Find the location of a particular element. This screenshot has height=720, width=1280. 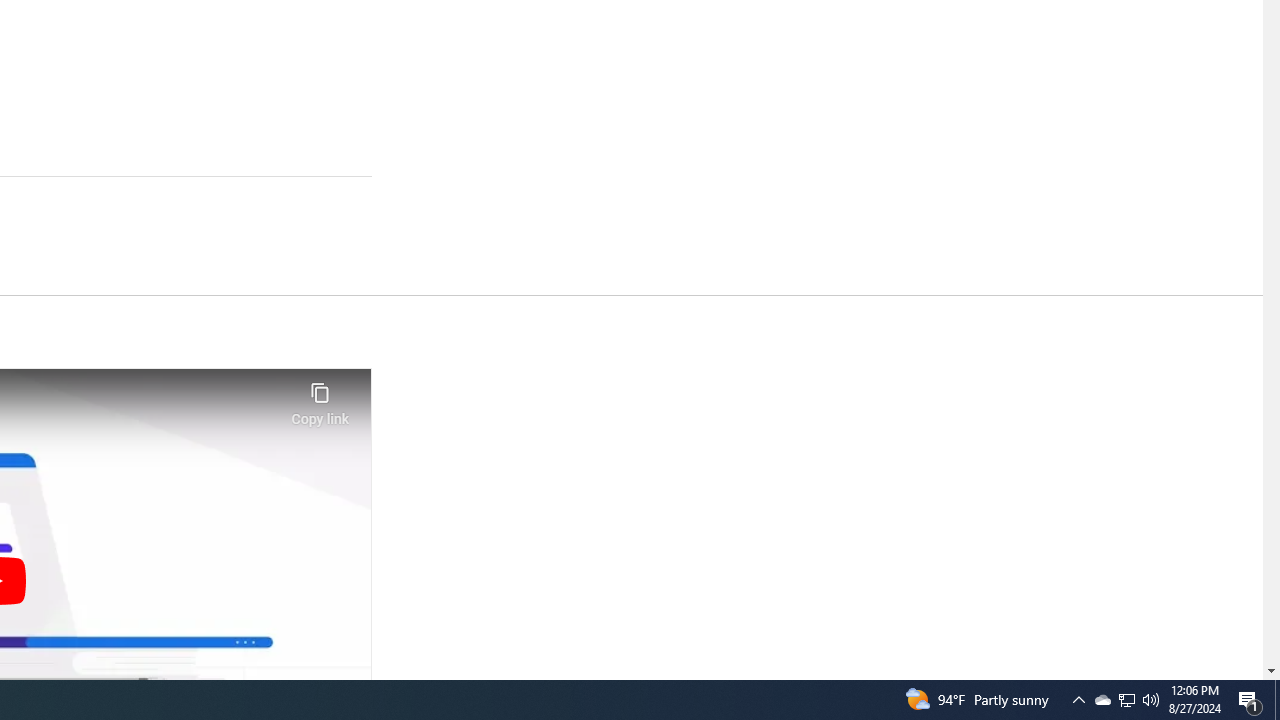

'Copy link' is located at coordinates (320, 398).